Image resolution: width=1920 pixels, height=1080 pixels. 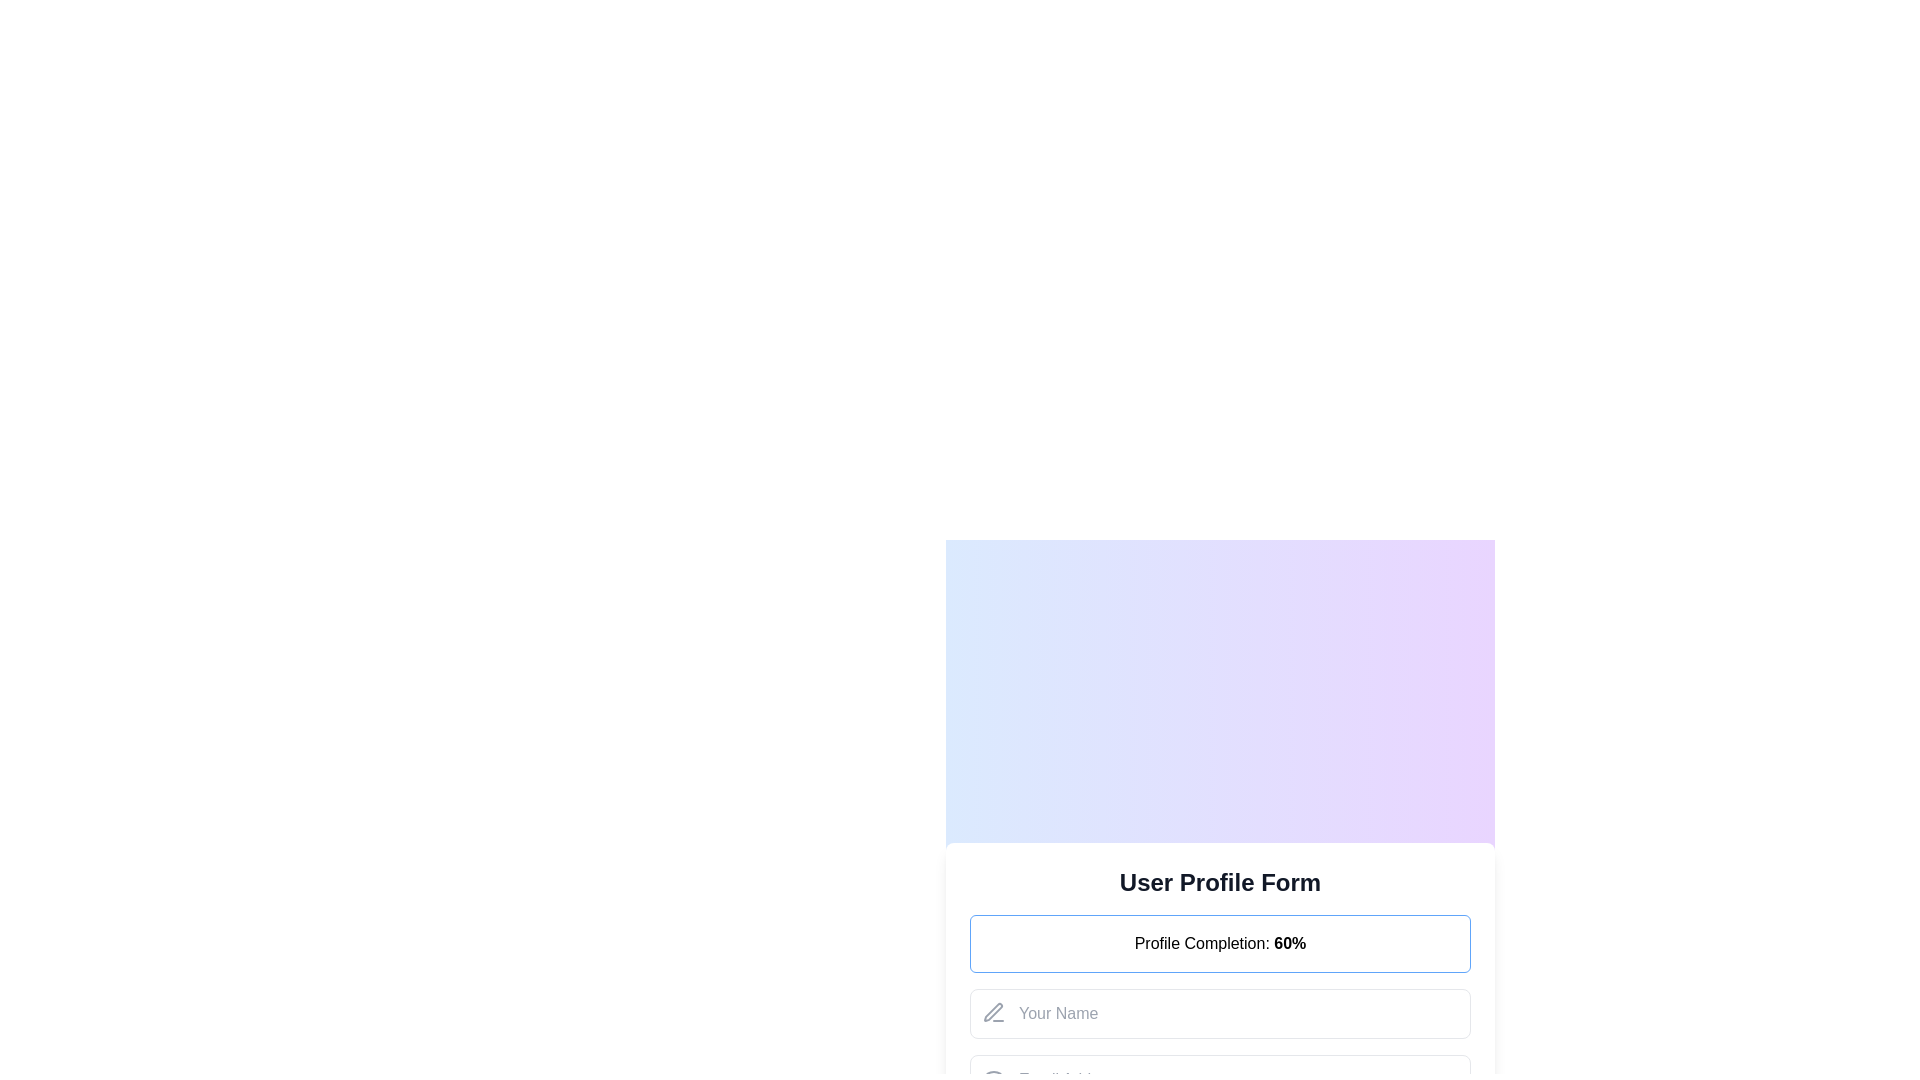 I want to click on the Text heading that serves as the title for the form, located at the top of the card above the 'Profile Completion: 60%' section, so click(x=1219, y=881).